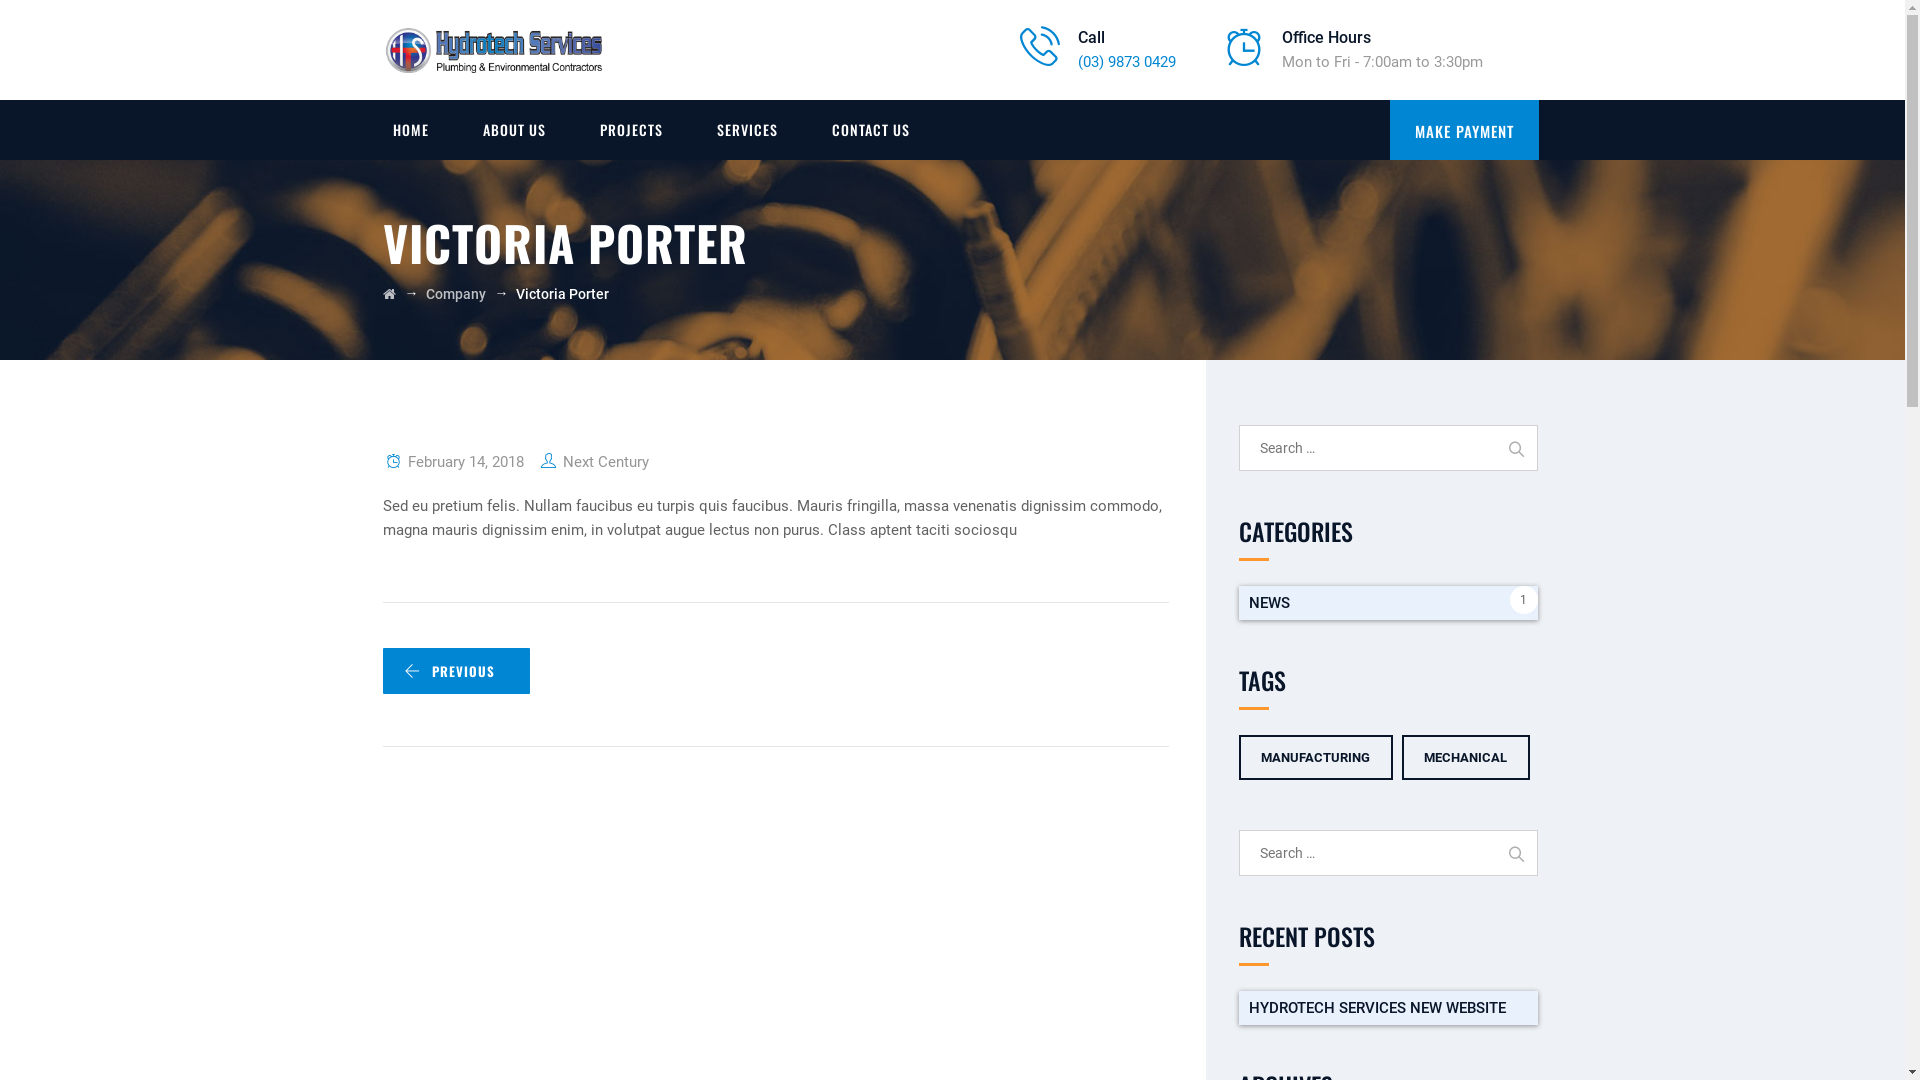 Image resolution: width=1920 pixels, height=1080 pixels. I want to click on 'MECHANICAL', so click(1465, 757).